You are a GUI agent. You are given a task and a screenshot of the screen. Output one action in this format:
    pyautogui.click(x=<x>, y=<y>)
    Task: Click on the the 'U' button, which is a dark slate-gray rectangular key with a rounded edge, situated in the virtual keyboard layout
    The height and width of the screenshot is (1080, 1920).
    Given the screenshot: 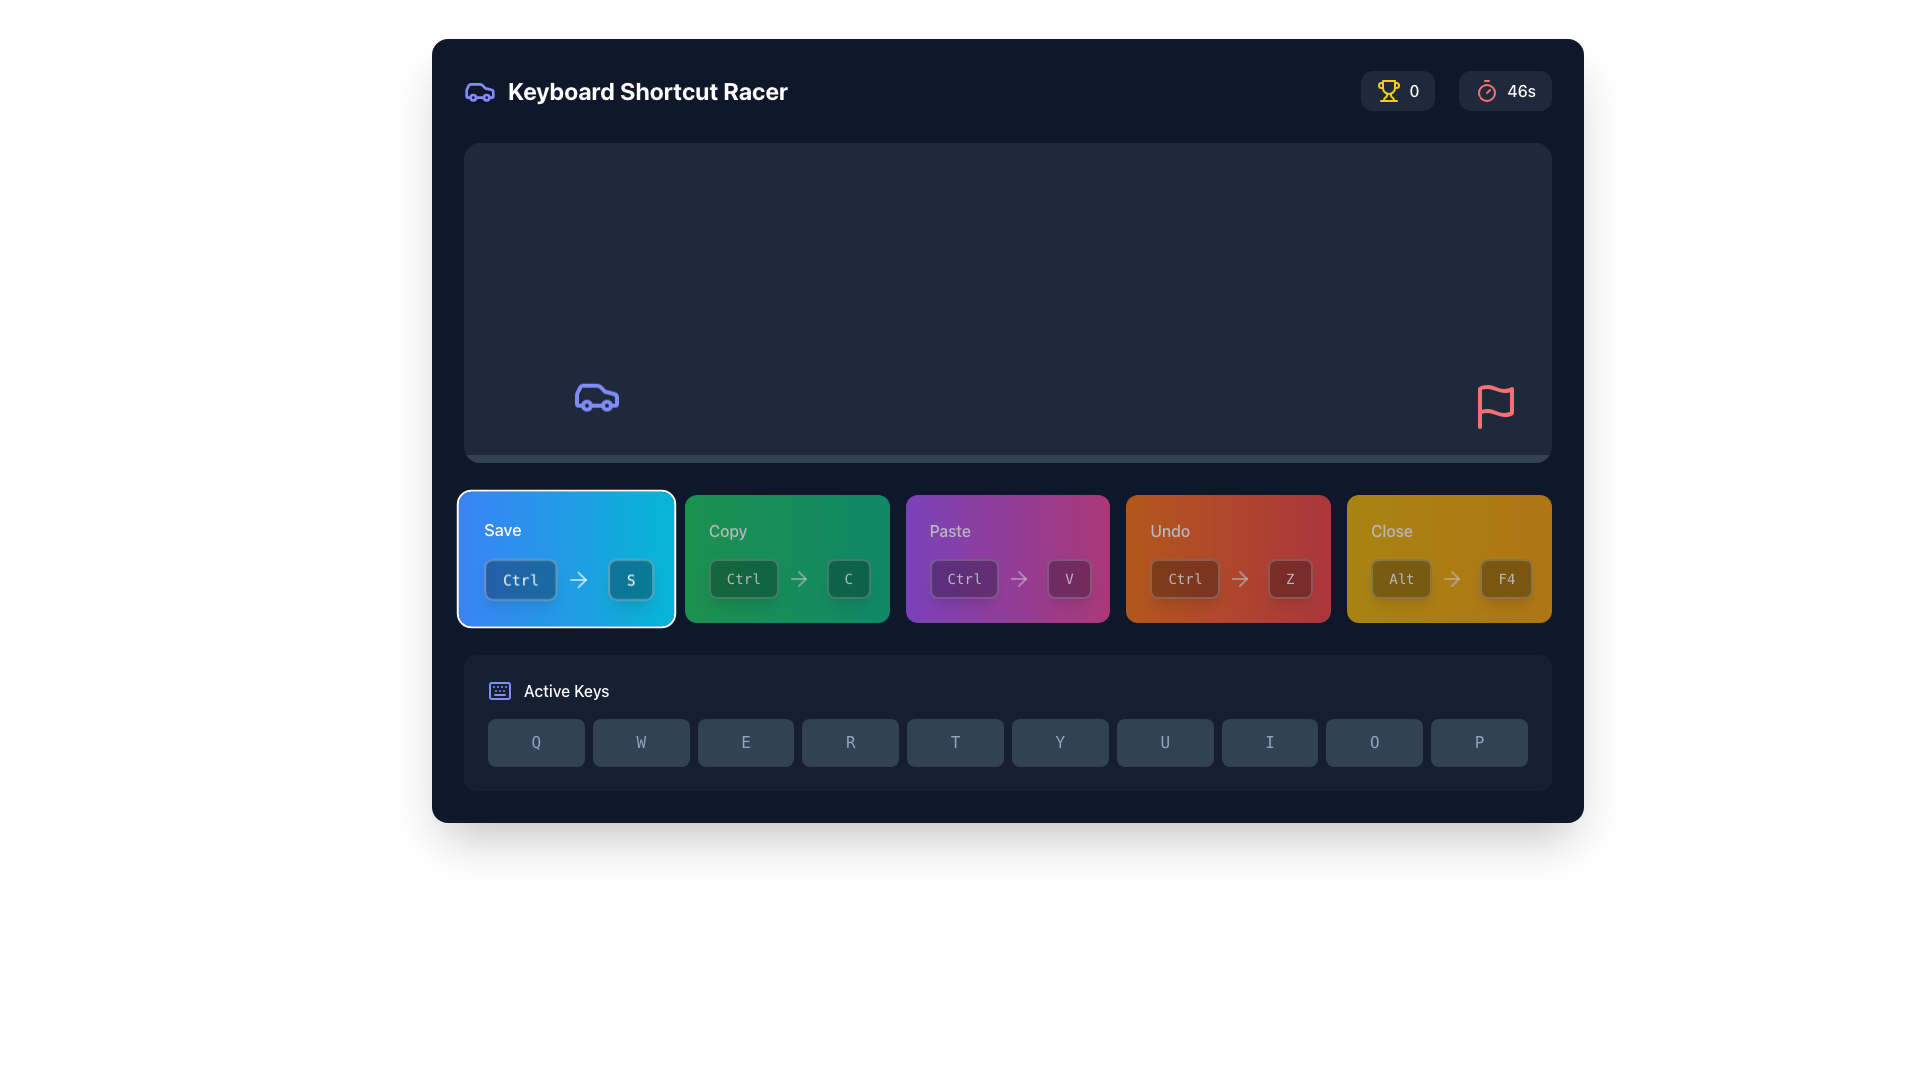 What is the action you would take?
    pyautogui.click(x=1165, y=743)
    